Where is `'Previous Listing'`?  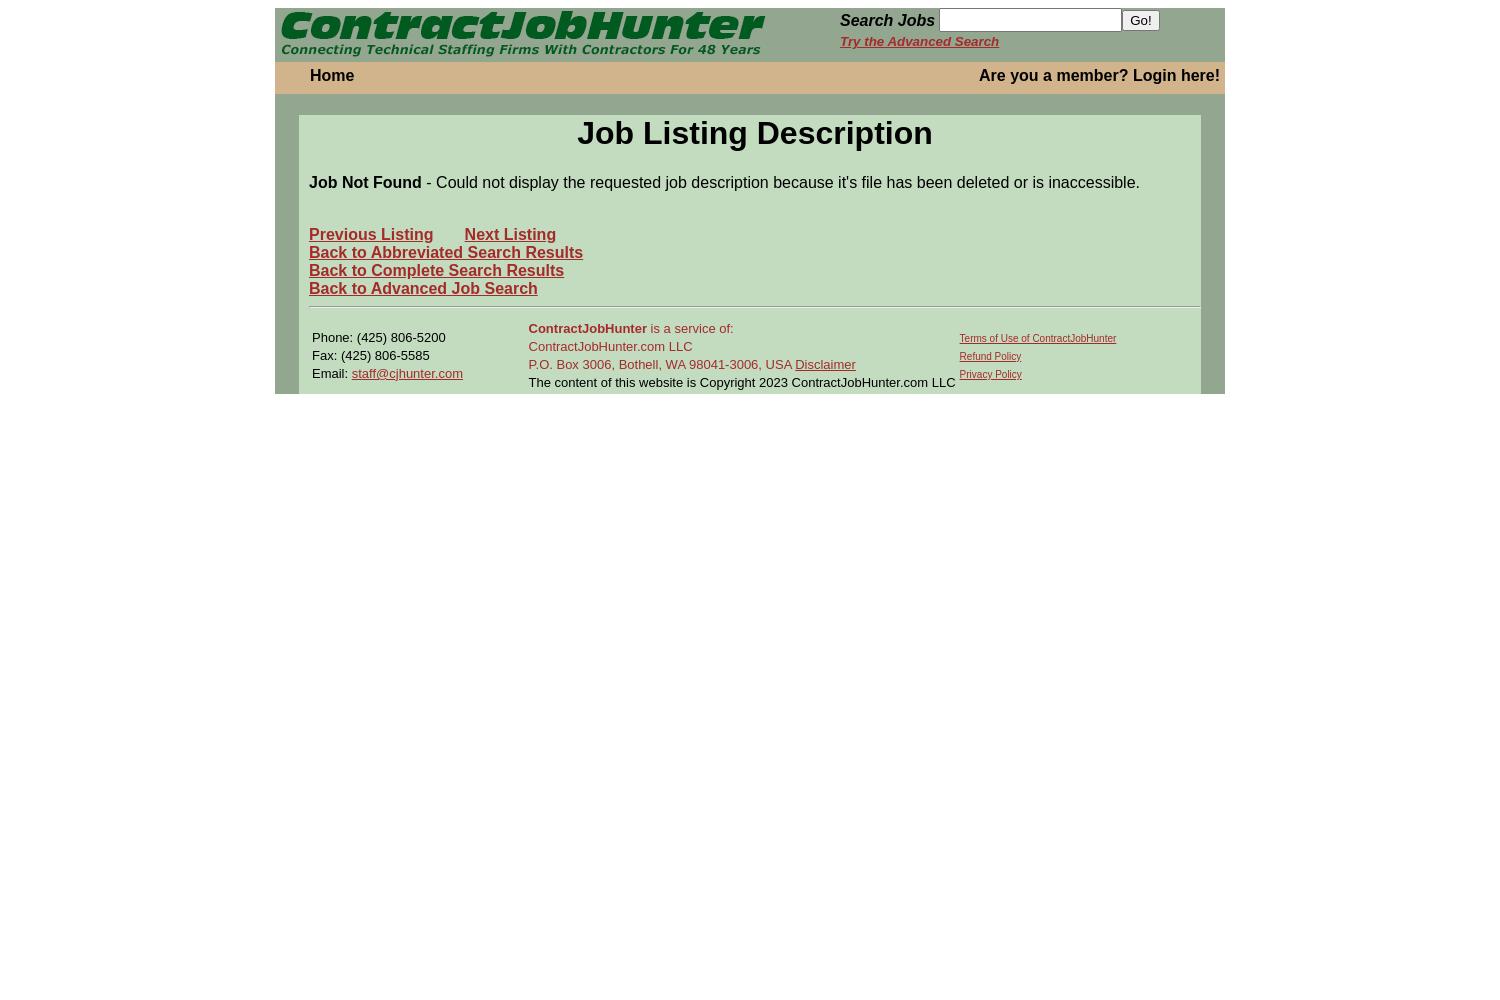 'Previous Listing' is located at coordinates (369, 232).